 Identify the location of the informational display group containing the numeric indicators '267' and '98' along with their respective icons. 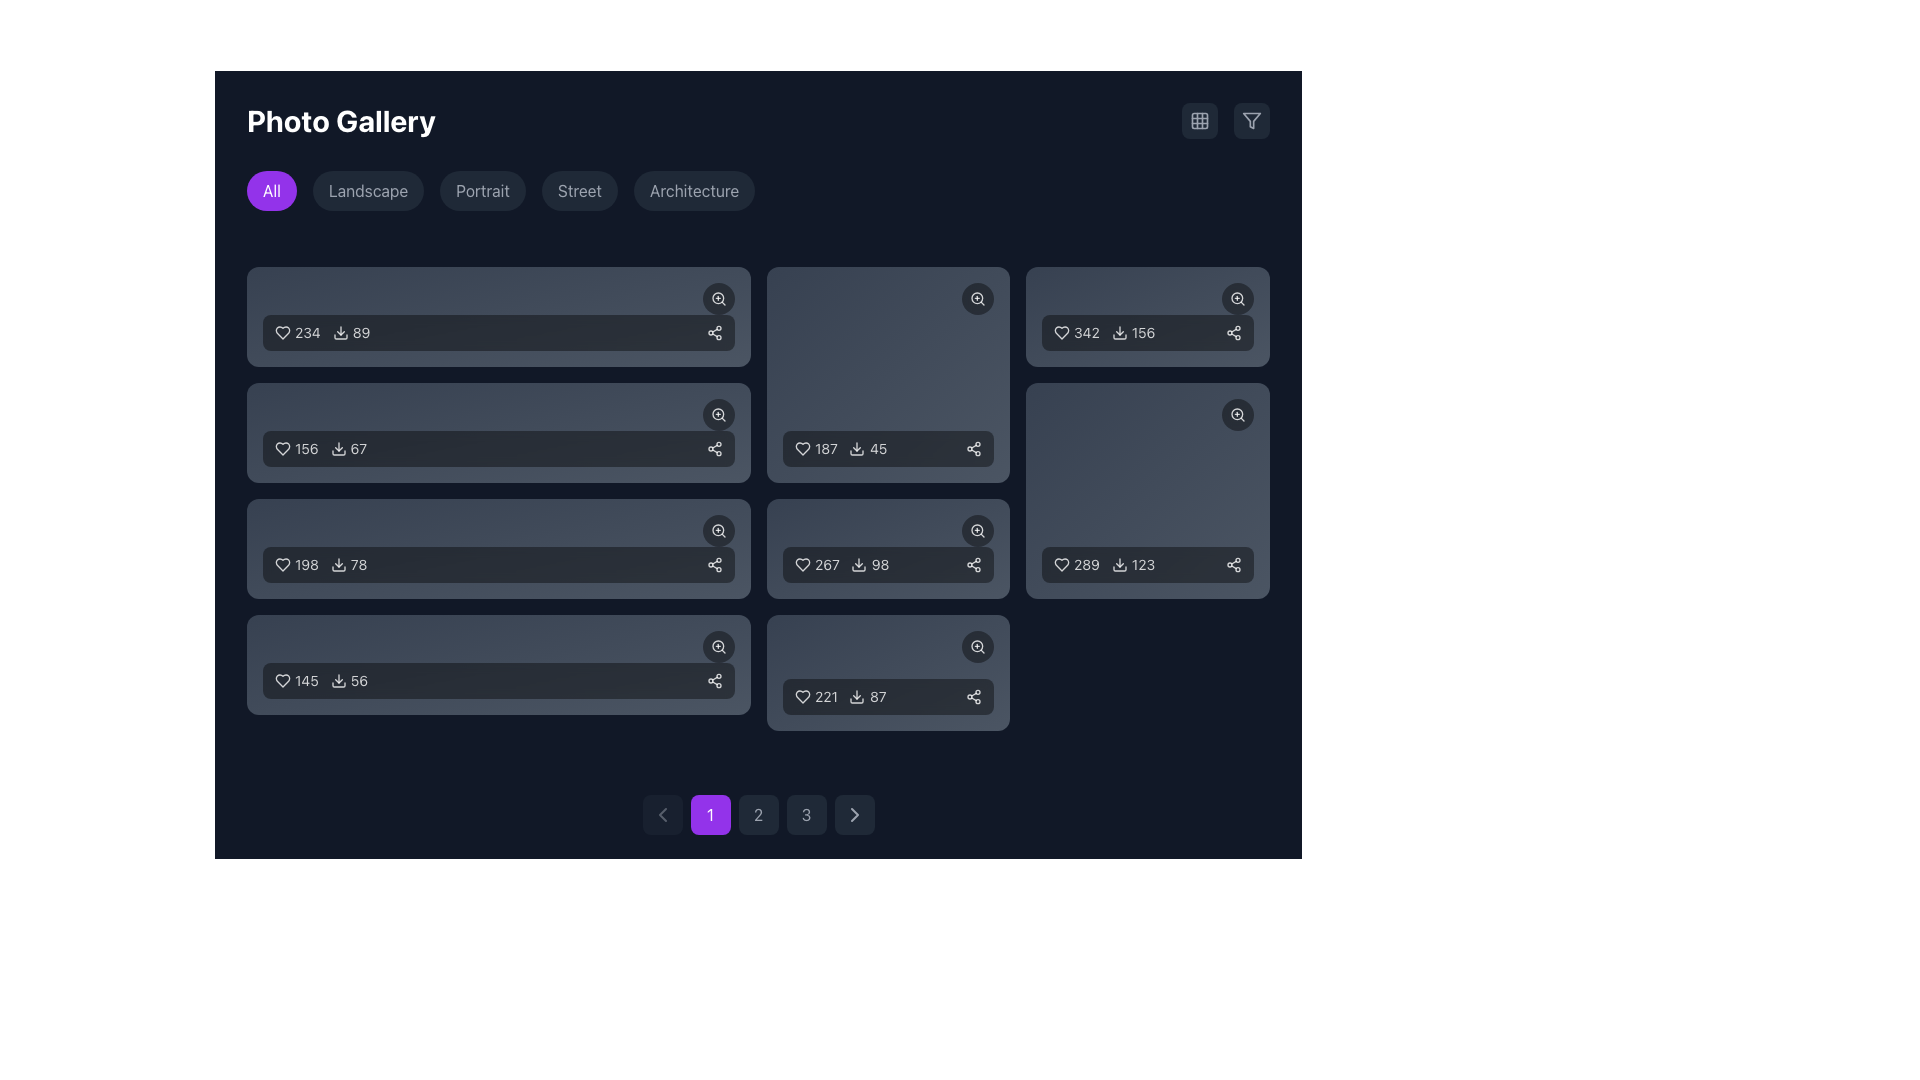
(841, 564).